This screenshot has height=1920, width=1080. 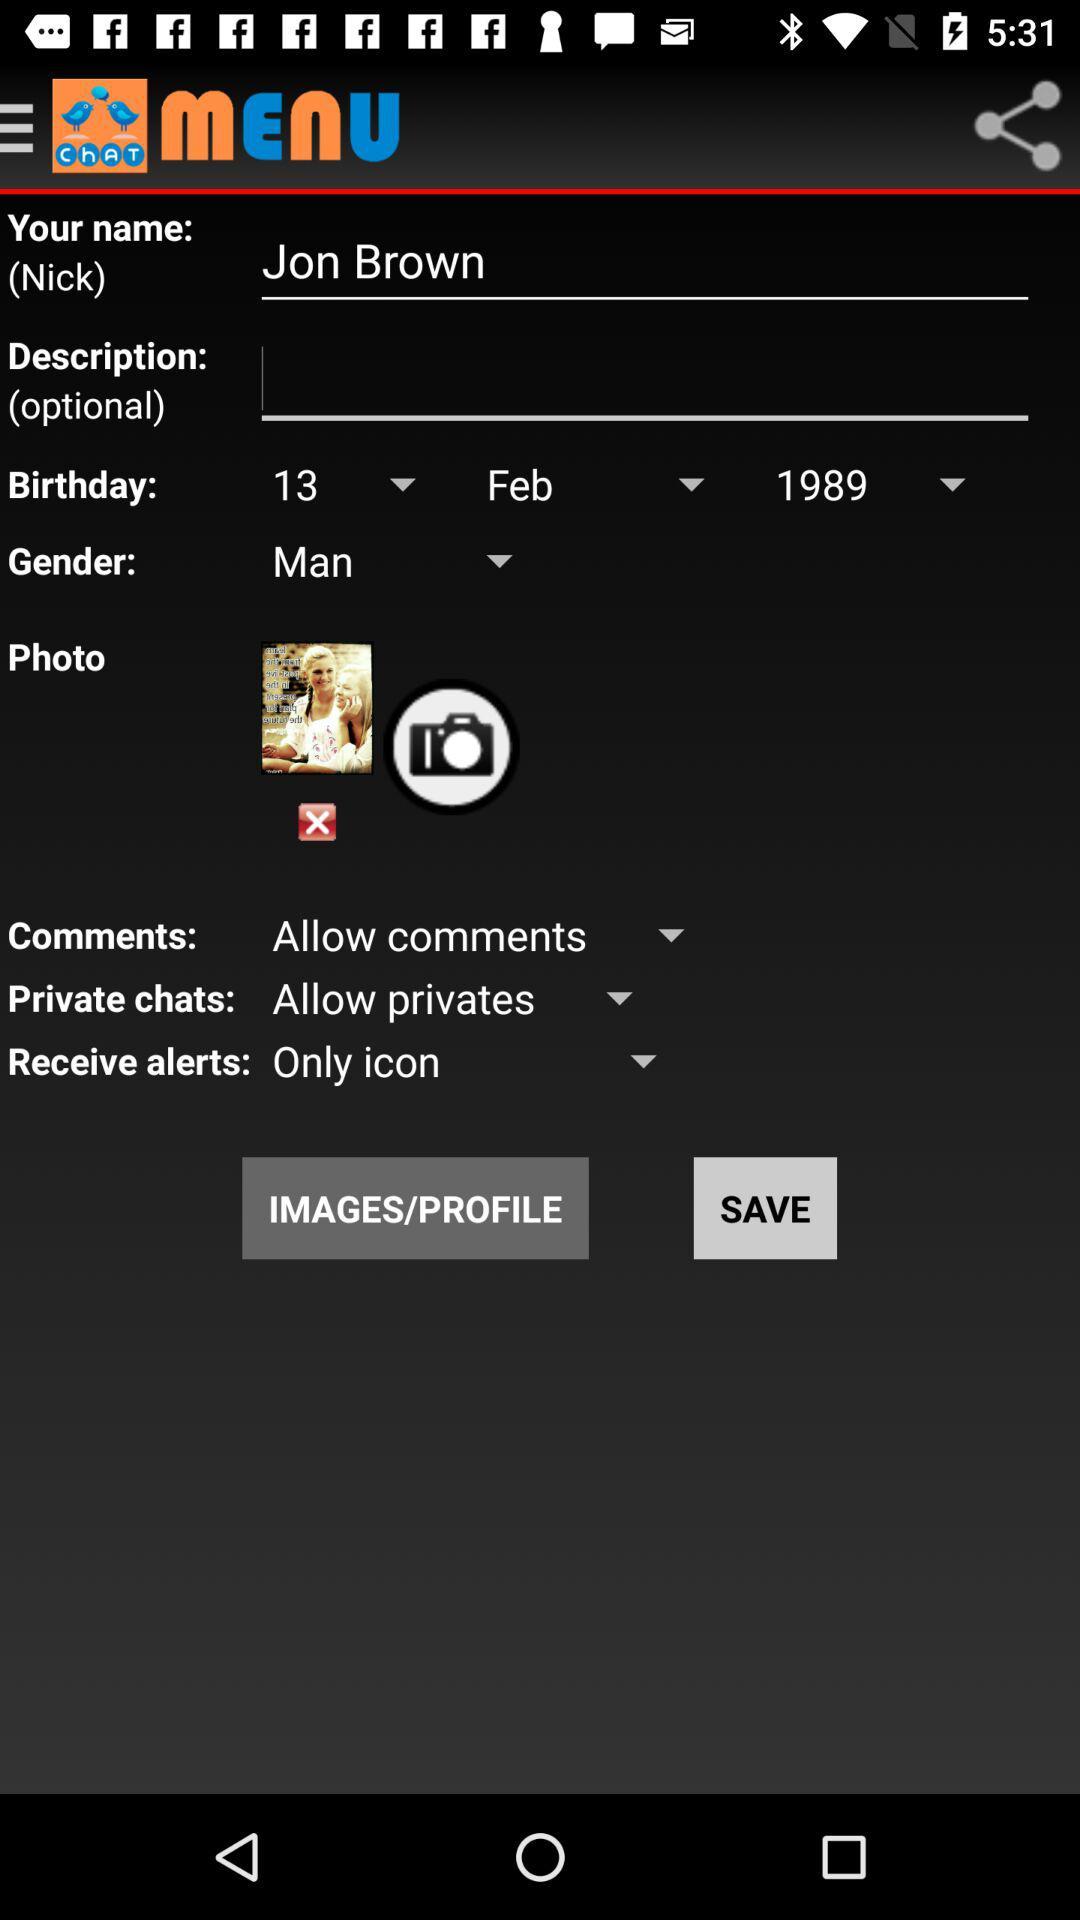 I want to click on menu selection, so click(x=235, y=124).